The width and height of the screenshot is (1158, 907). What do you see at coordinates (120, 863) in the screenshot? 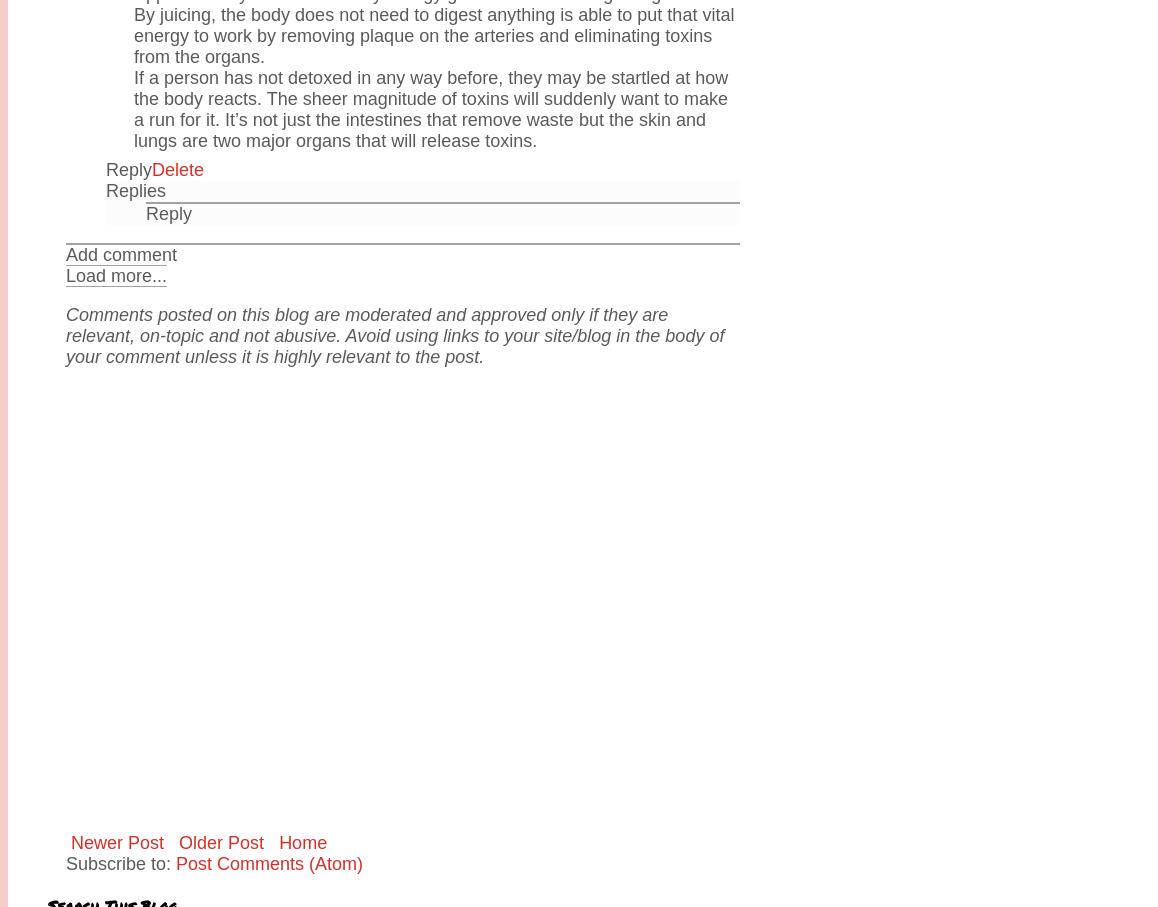
I see `'Subscribe to:'` at bounding box center [120, 863].